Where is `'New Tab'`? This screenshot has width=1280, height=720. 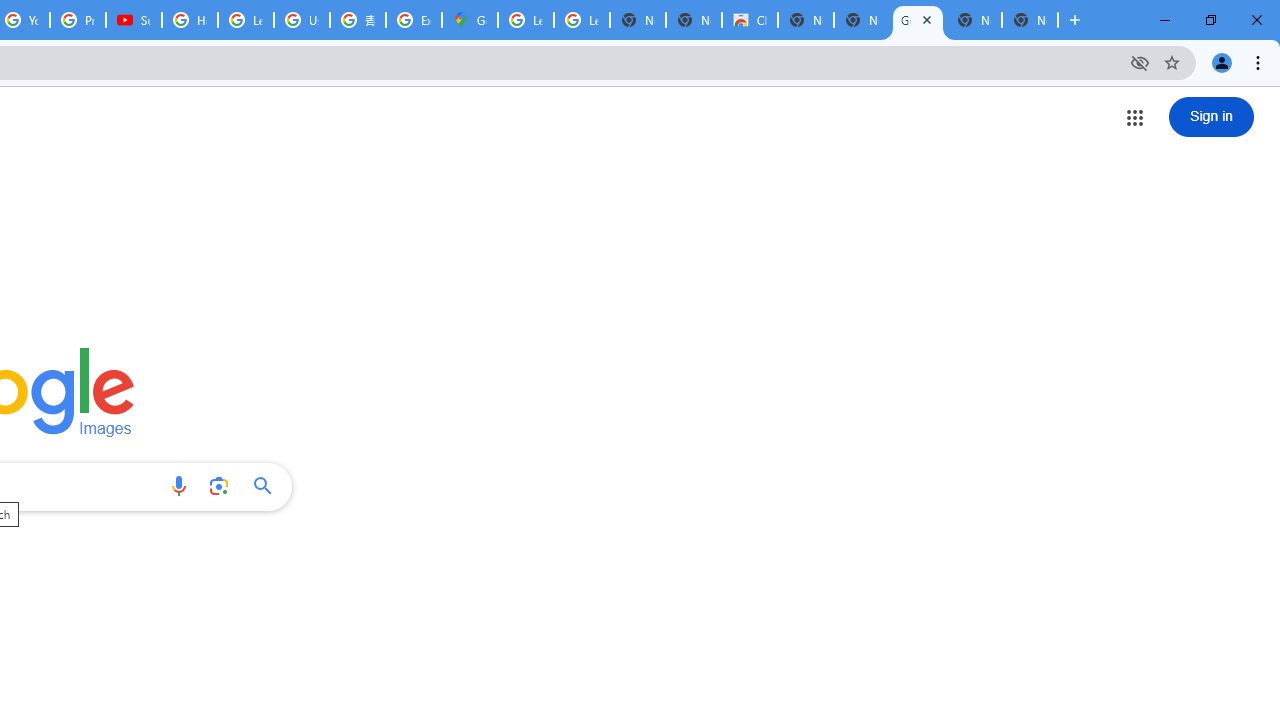
'New Tab' is located at coordinates (1030, 20).